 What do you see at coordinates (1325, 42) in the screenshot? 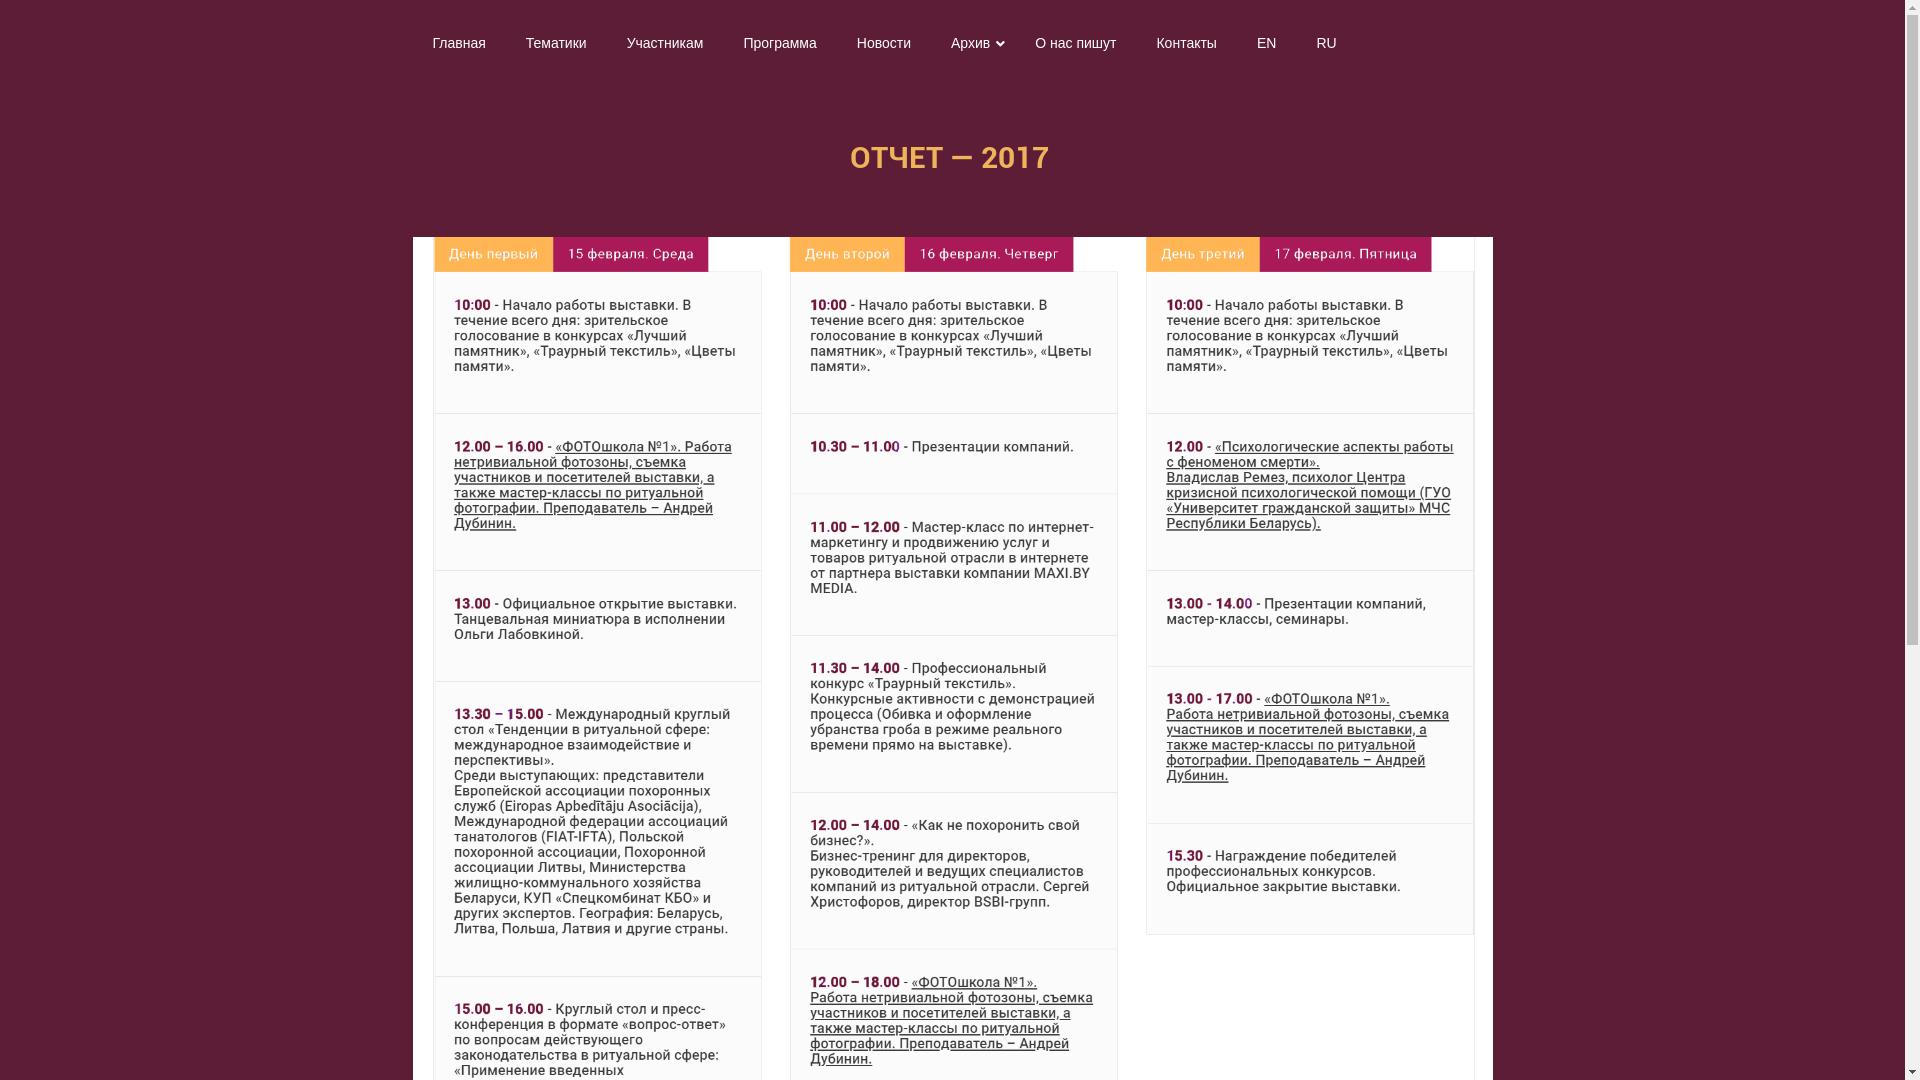
I see `'RU'` at bounding box center [1325, 42].